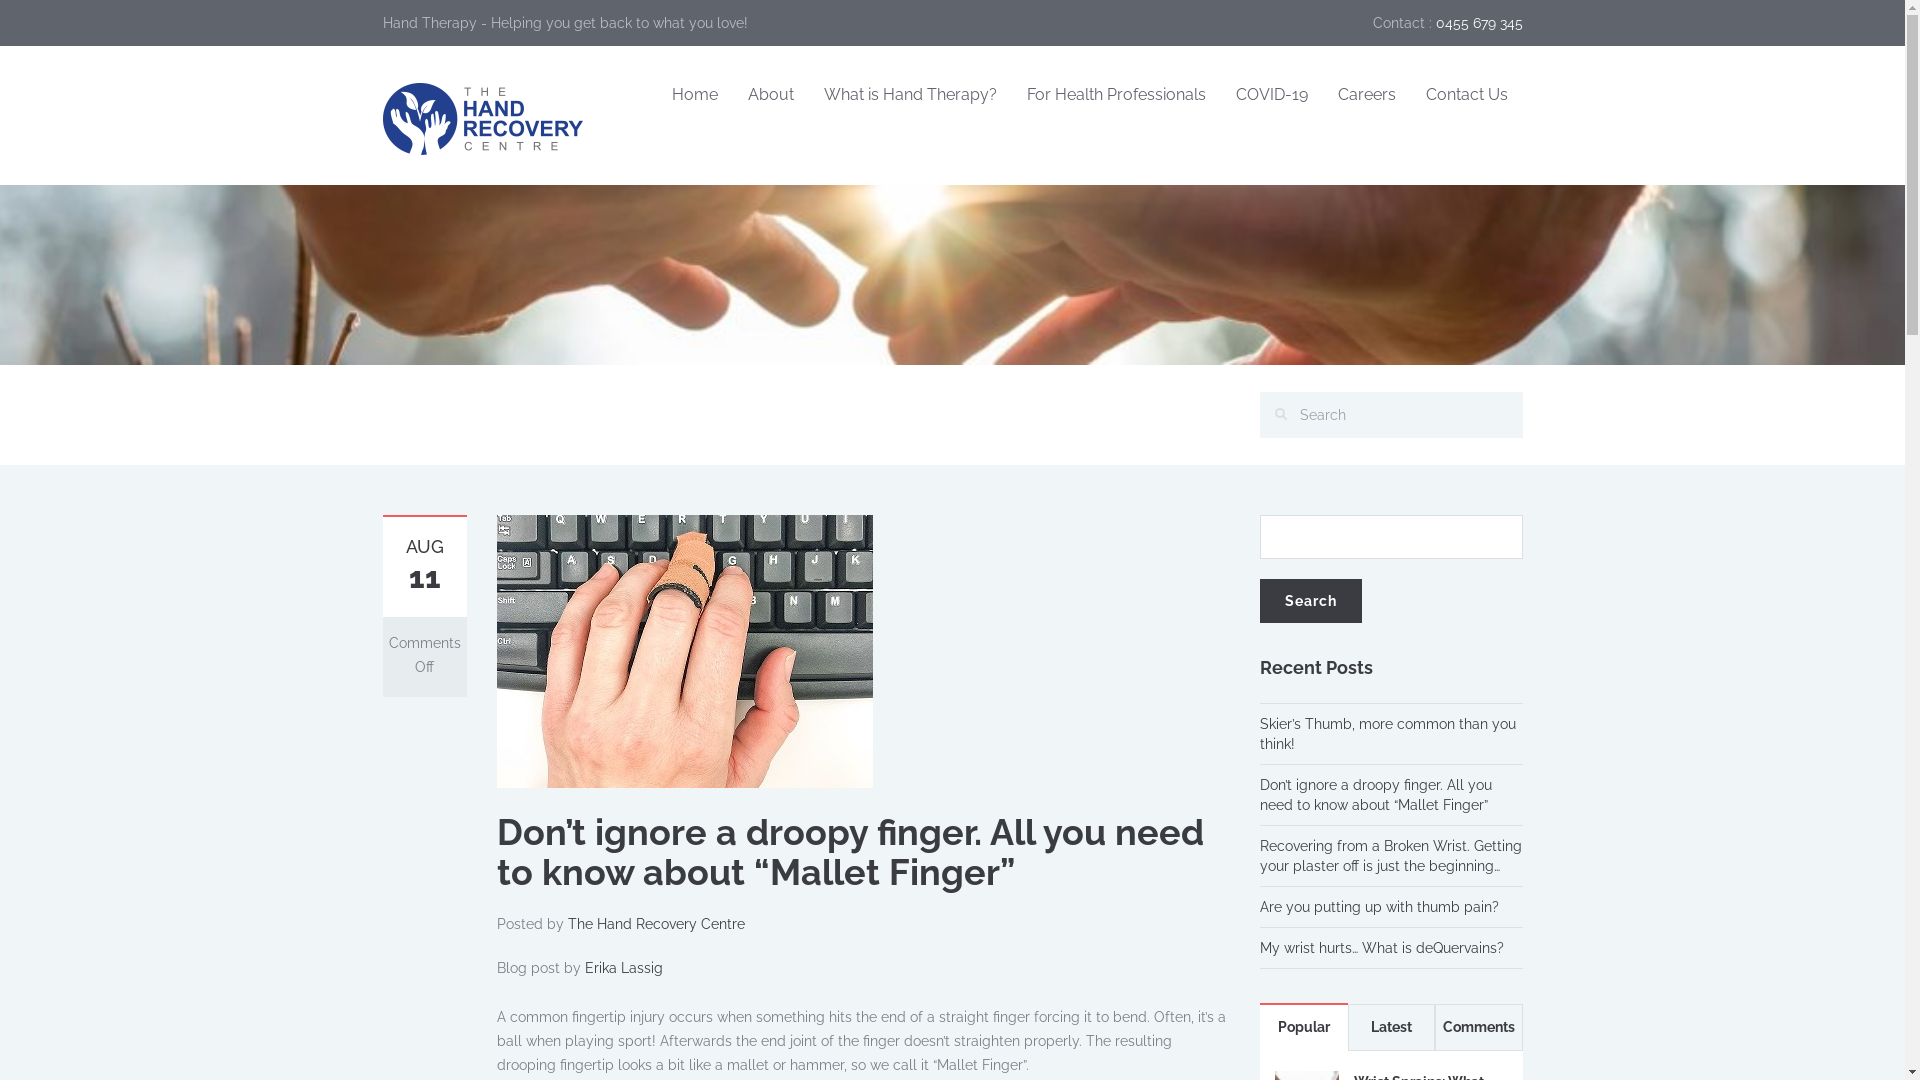 This screenshot has height=1080, width=1920. Describe the element at coordinates (1465, 95) in the screenshot. I see `'Contact Us'` at that location.